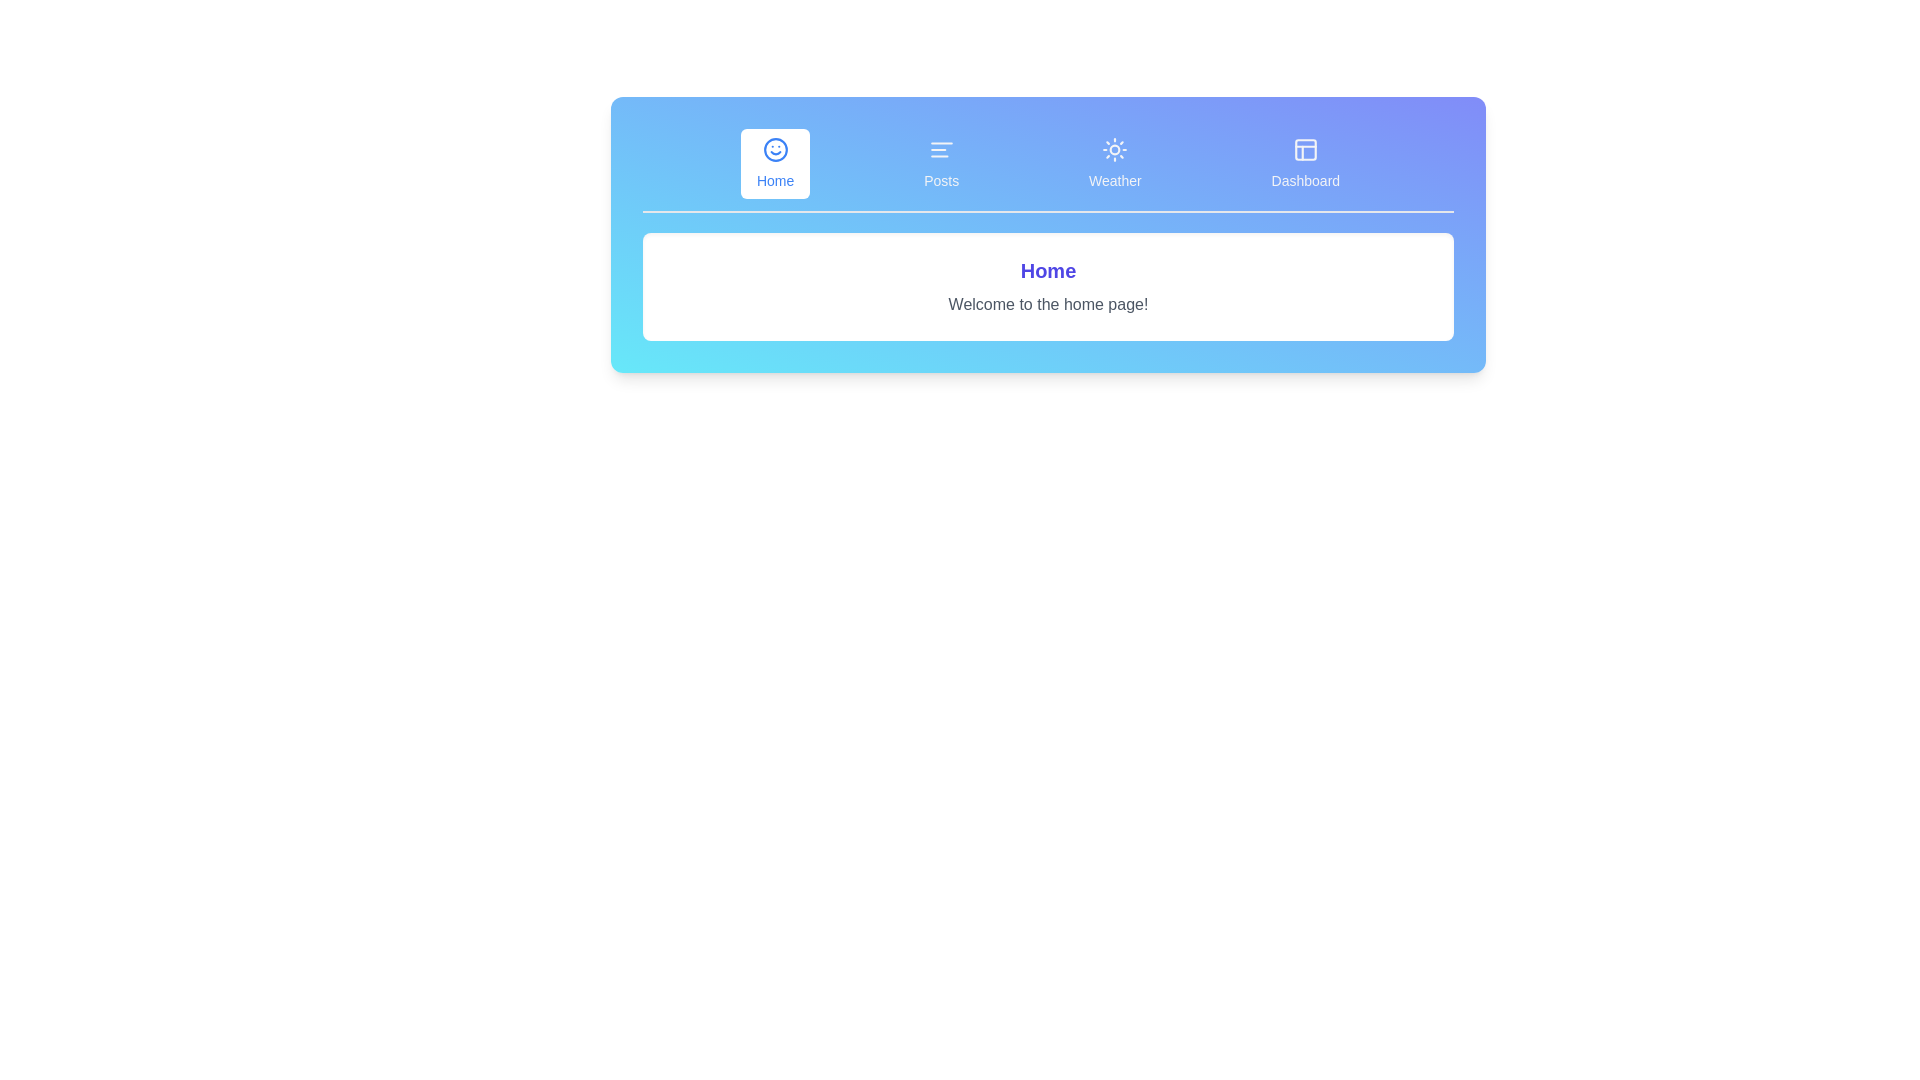 The width and height of the screenshot is (1920, 1080). I want to click on the tab labeled Posts, so click(940, 163).